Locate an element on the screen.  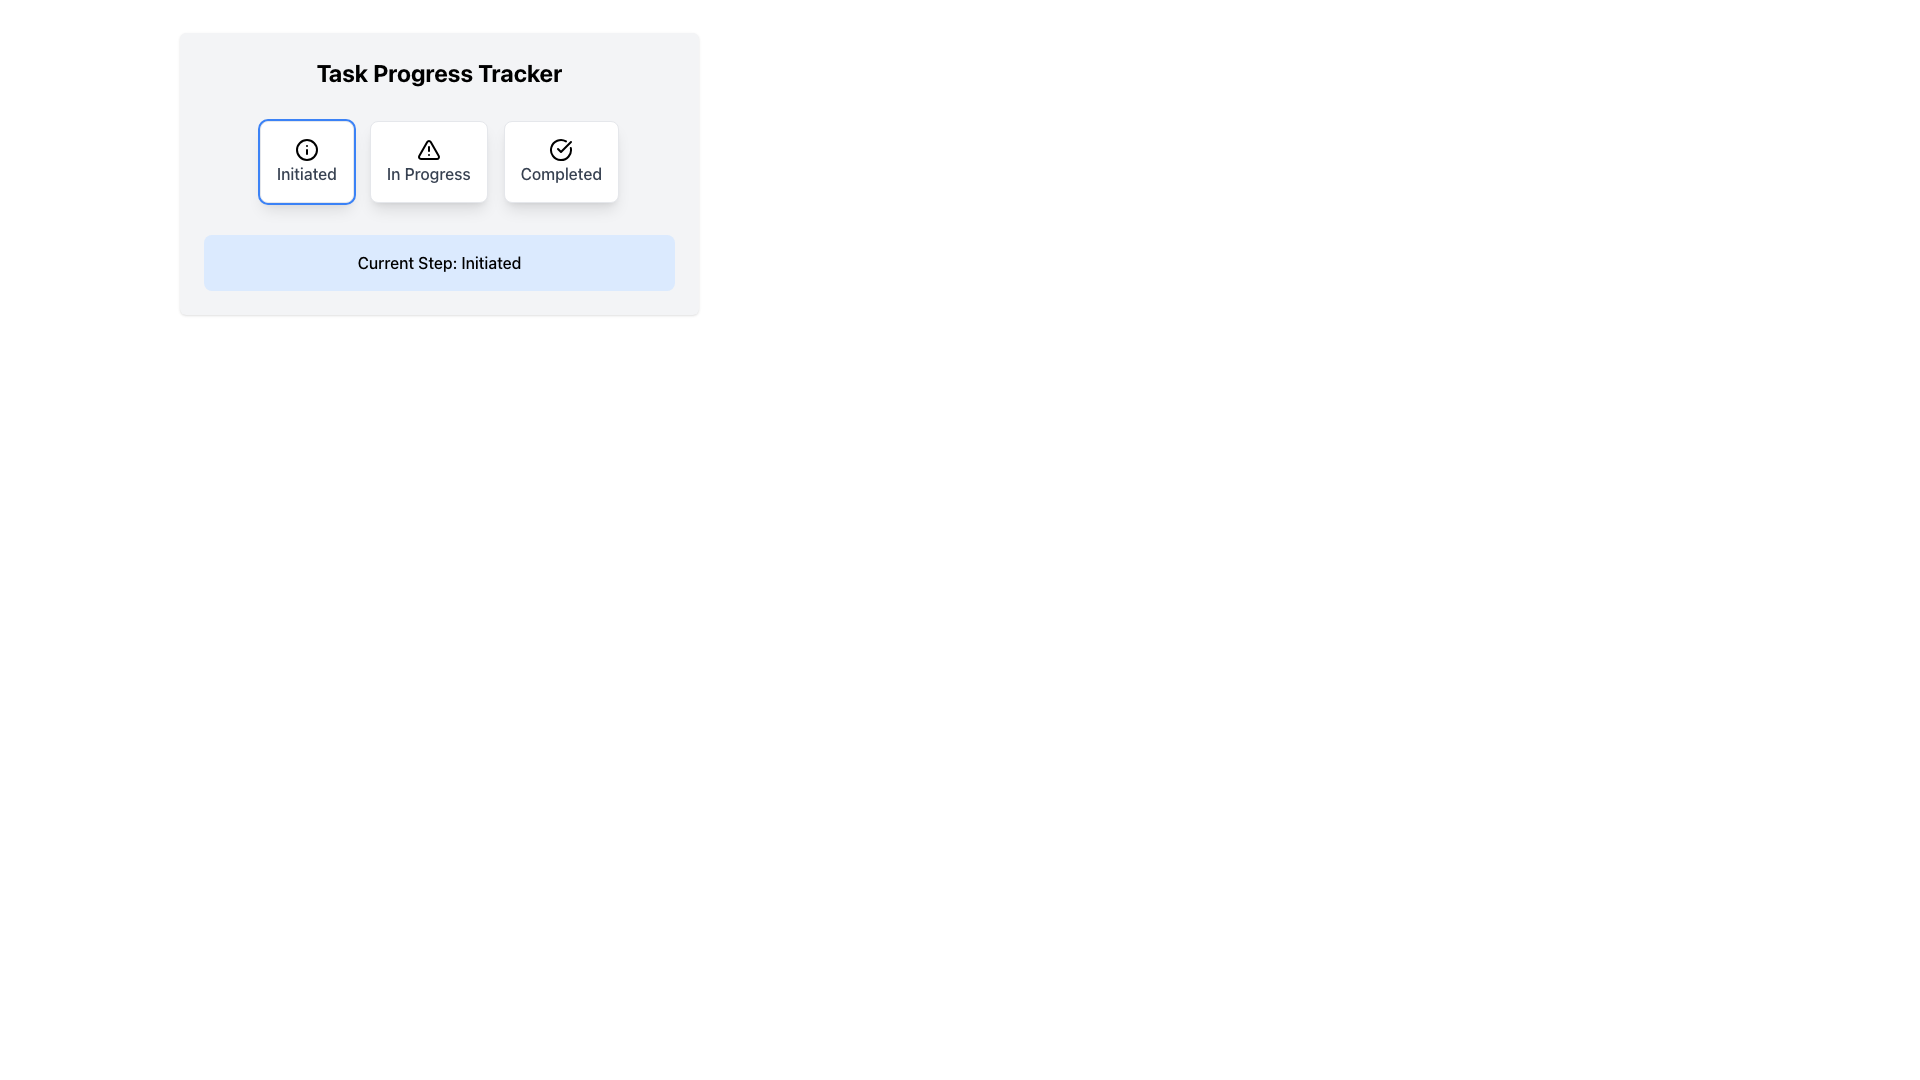
the 'Completed' status indicator, which is the third item in the horizontal list under the 'Task Progress Tracker' heading is located at coordinates (560, 161).